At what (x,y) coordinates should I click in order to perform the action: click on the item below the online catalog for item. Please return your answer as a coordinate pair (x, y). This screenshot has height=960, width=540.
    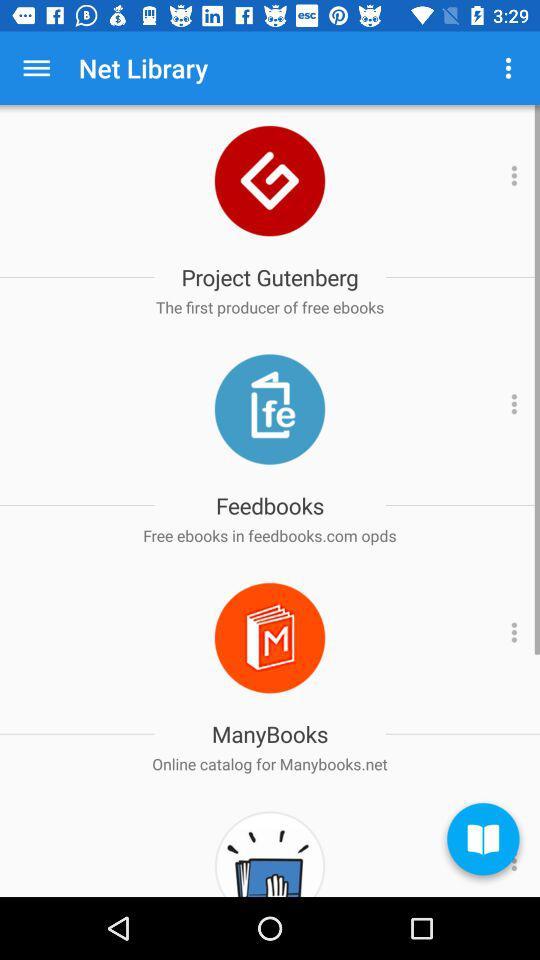
    Looking at the image, I should click on (482, 841).